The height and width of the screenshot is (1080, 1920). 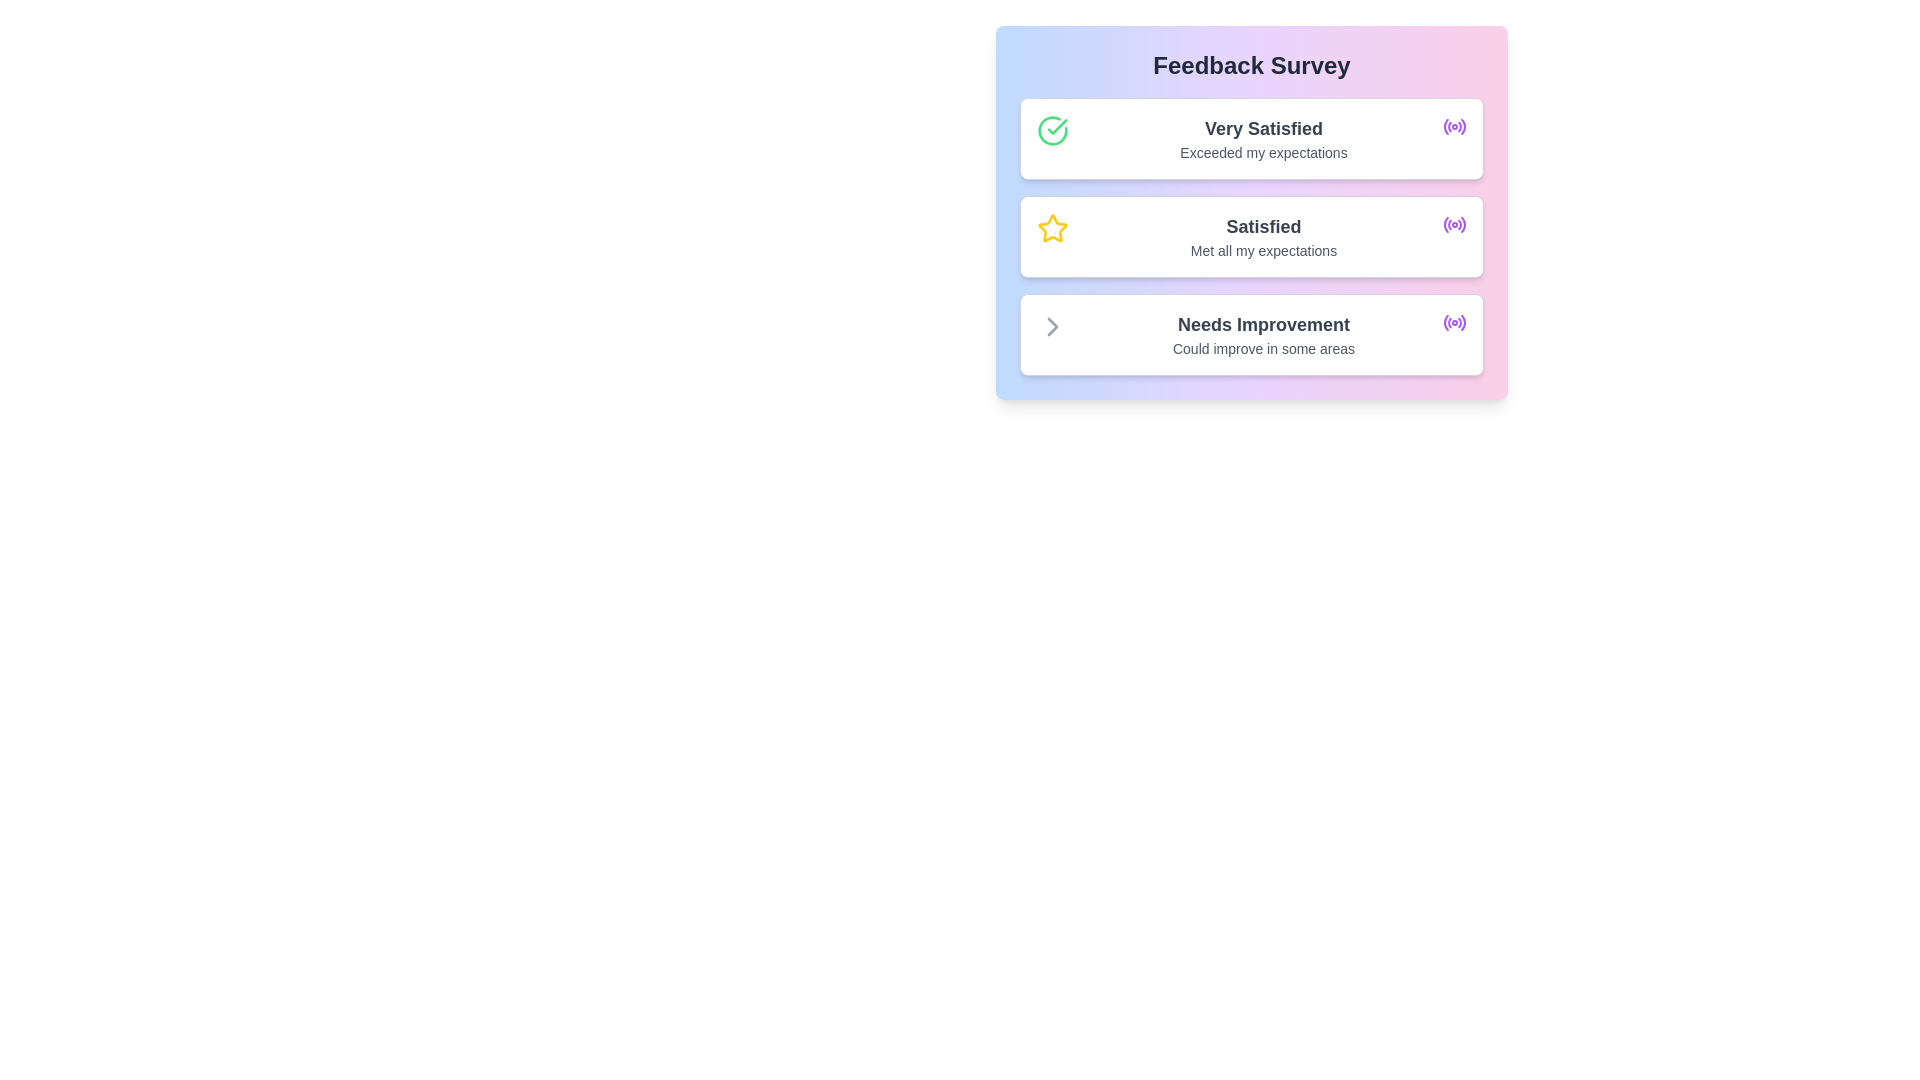 I want to click on the text label that states 'Exceeded my expectations', which is located immediately below the 'Very Satisfied' header in the top feedback card of the 'Feedback Survey' section, so click(x=1262, y=152).